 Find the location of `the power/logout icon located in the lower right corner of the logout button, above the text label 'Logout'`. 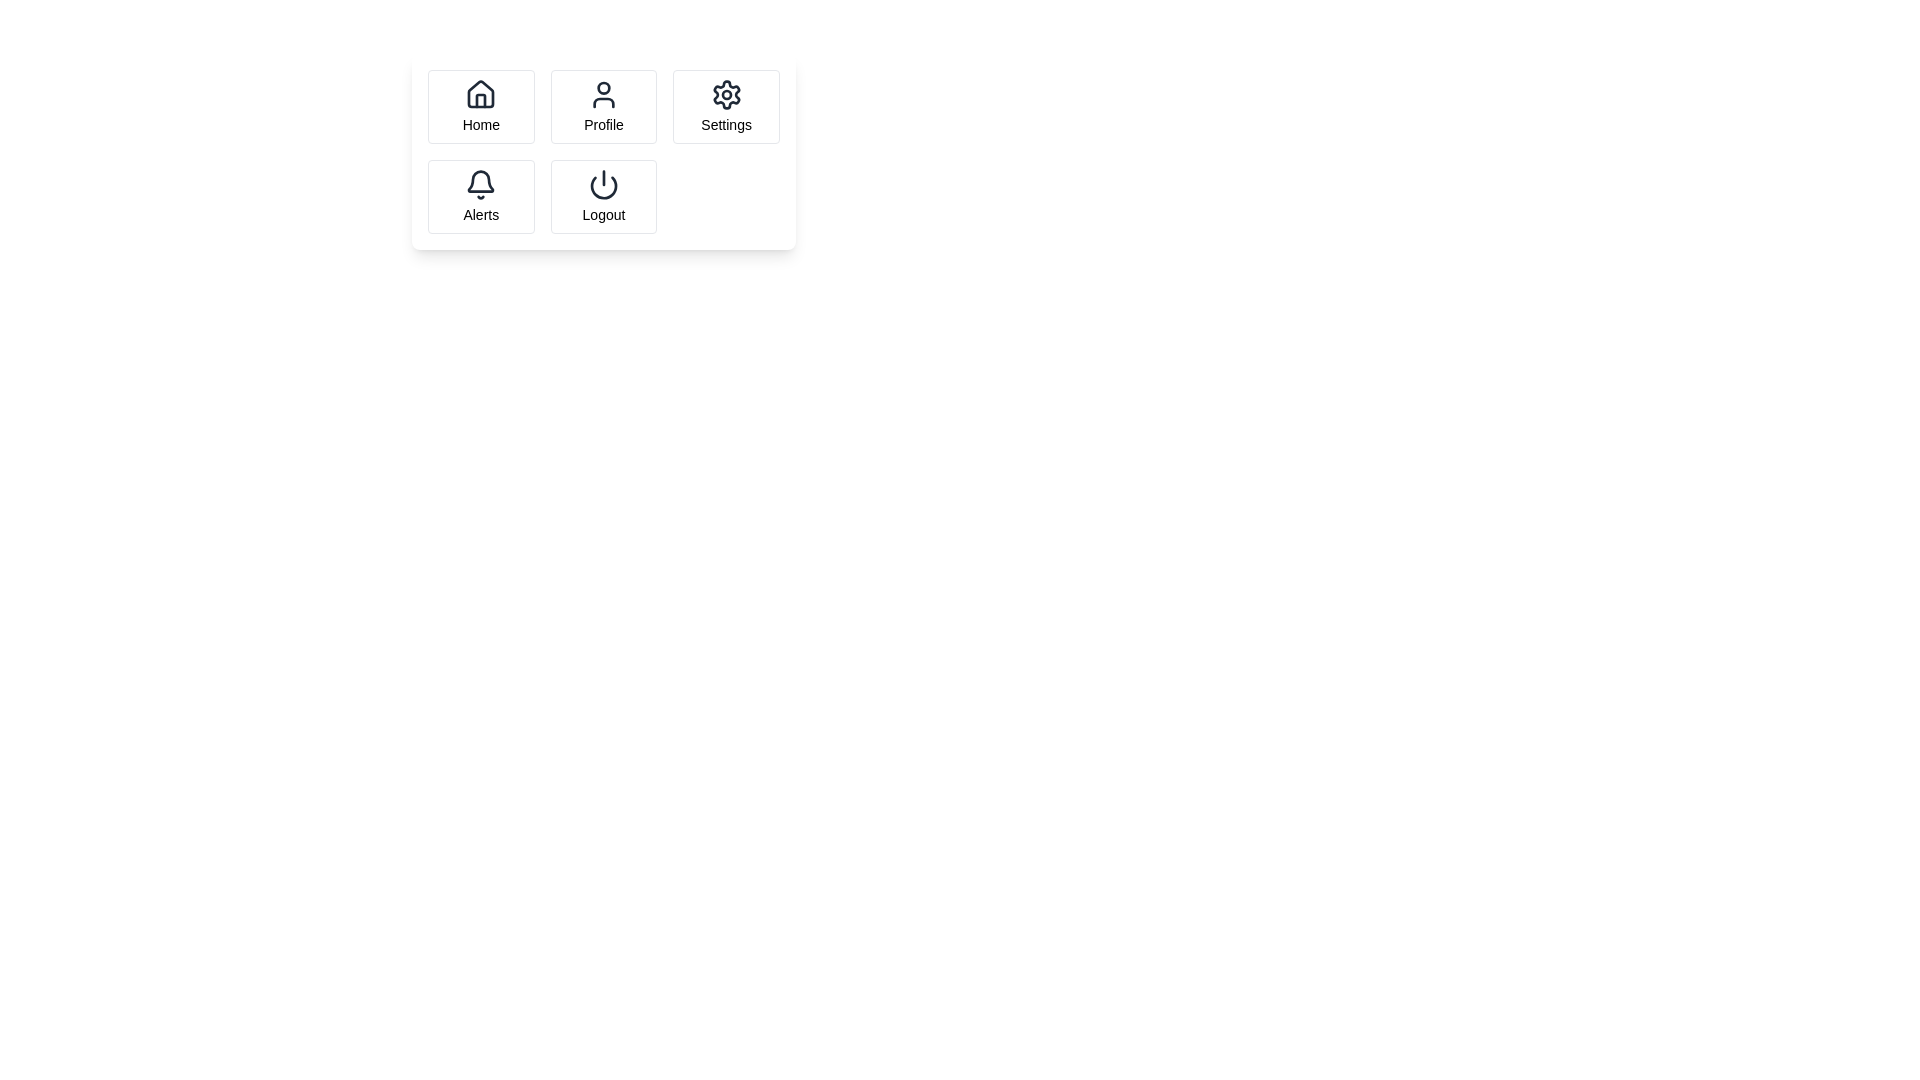

the power/logout icon located in the lower right corner of the logout button, above the text label 'Logout' is located at coordinates (603, 185).